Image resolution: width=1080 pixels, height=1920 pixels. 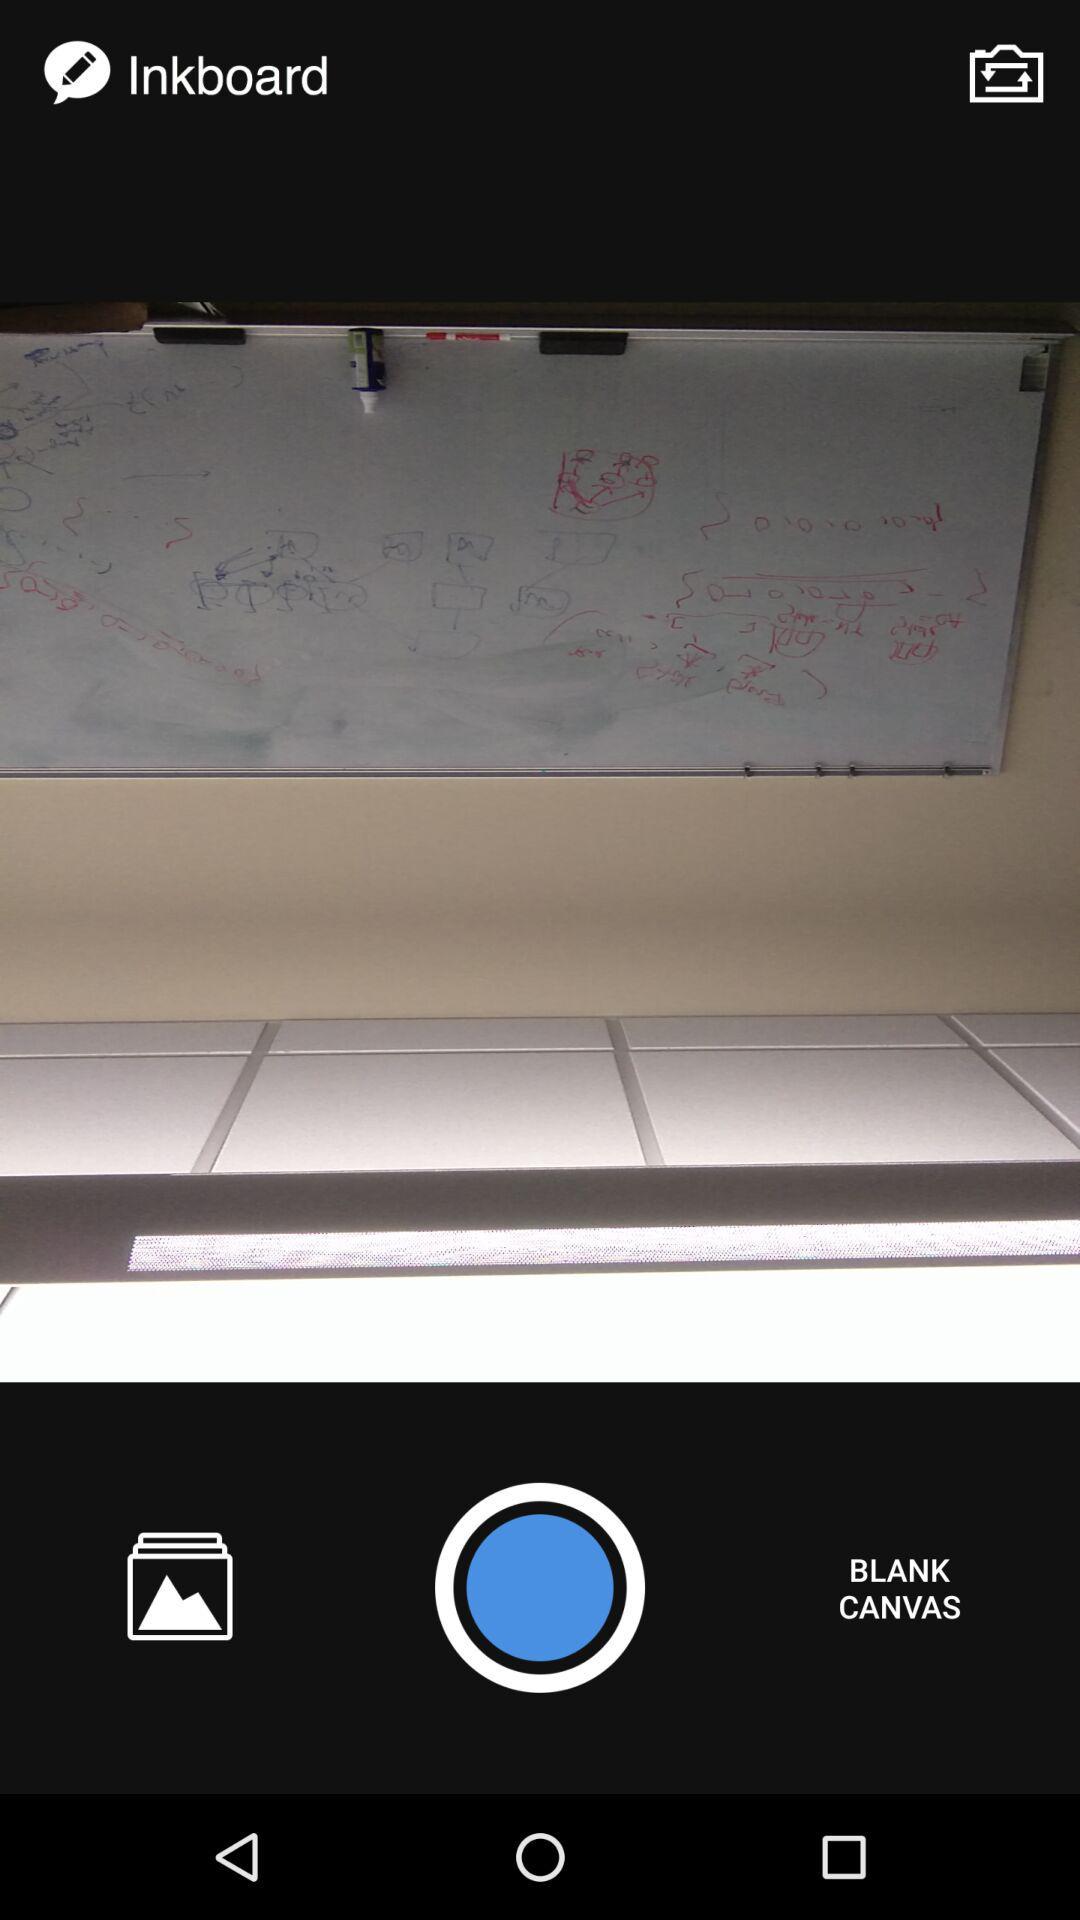 What do you see at coordinates (180, 1586) in the screenshot?
I see `the wallpaper icon` at bounding box center [180, 1586].